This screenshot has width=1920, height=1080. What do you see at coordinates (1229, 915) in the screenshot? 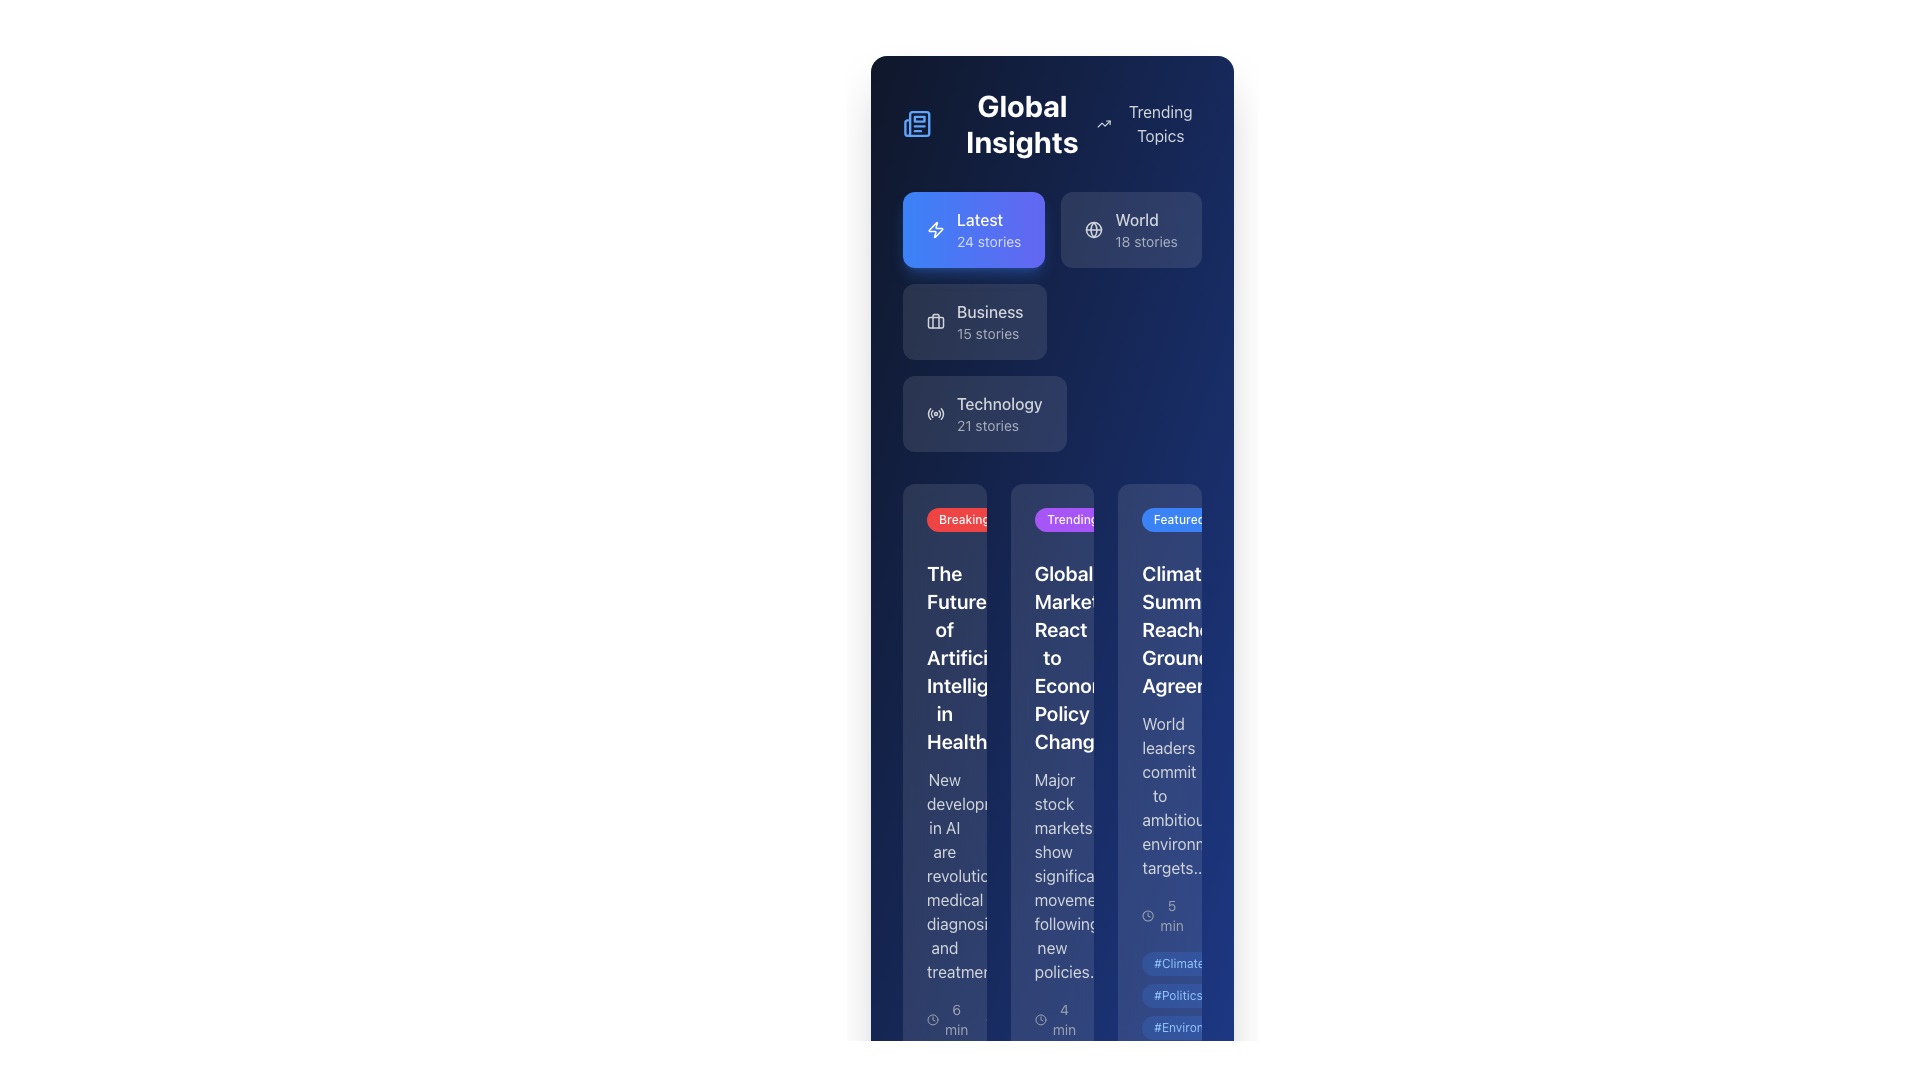
I see `displayed text for time estimation from the text element located at the bottom of the third card in the horizontally scrolling list of news articles, aligned to the left within its footer` at bounding box center [1229, 915].